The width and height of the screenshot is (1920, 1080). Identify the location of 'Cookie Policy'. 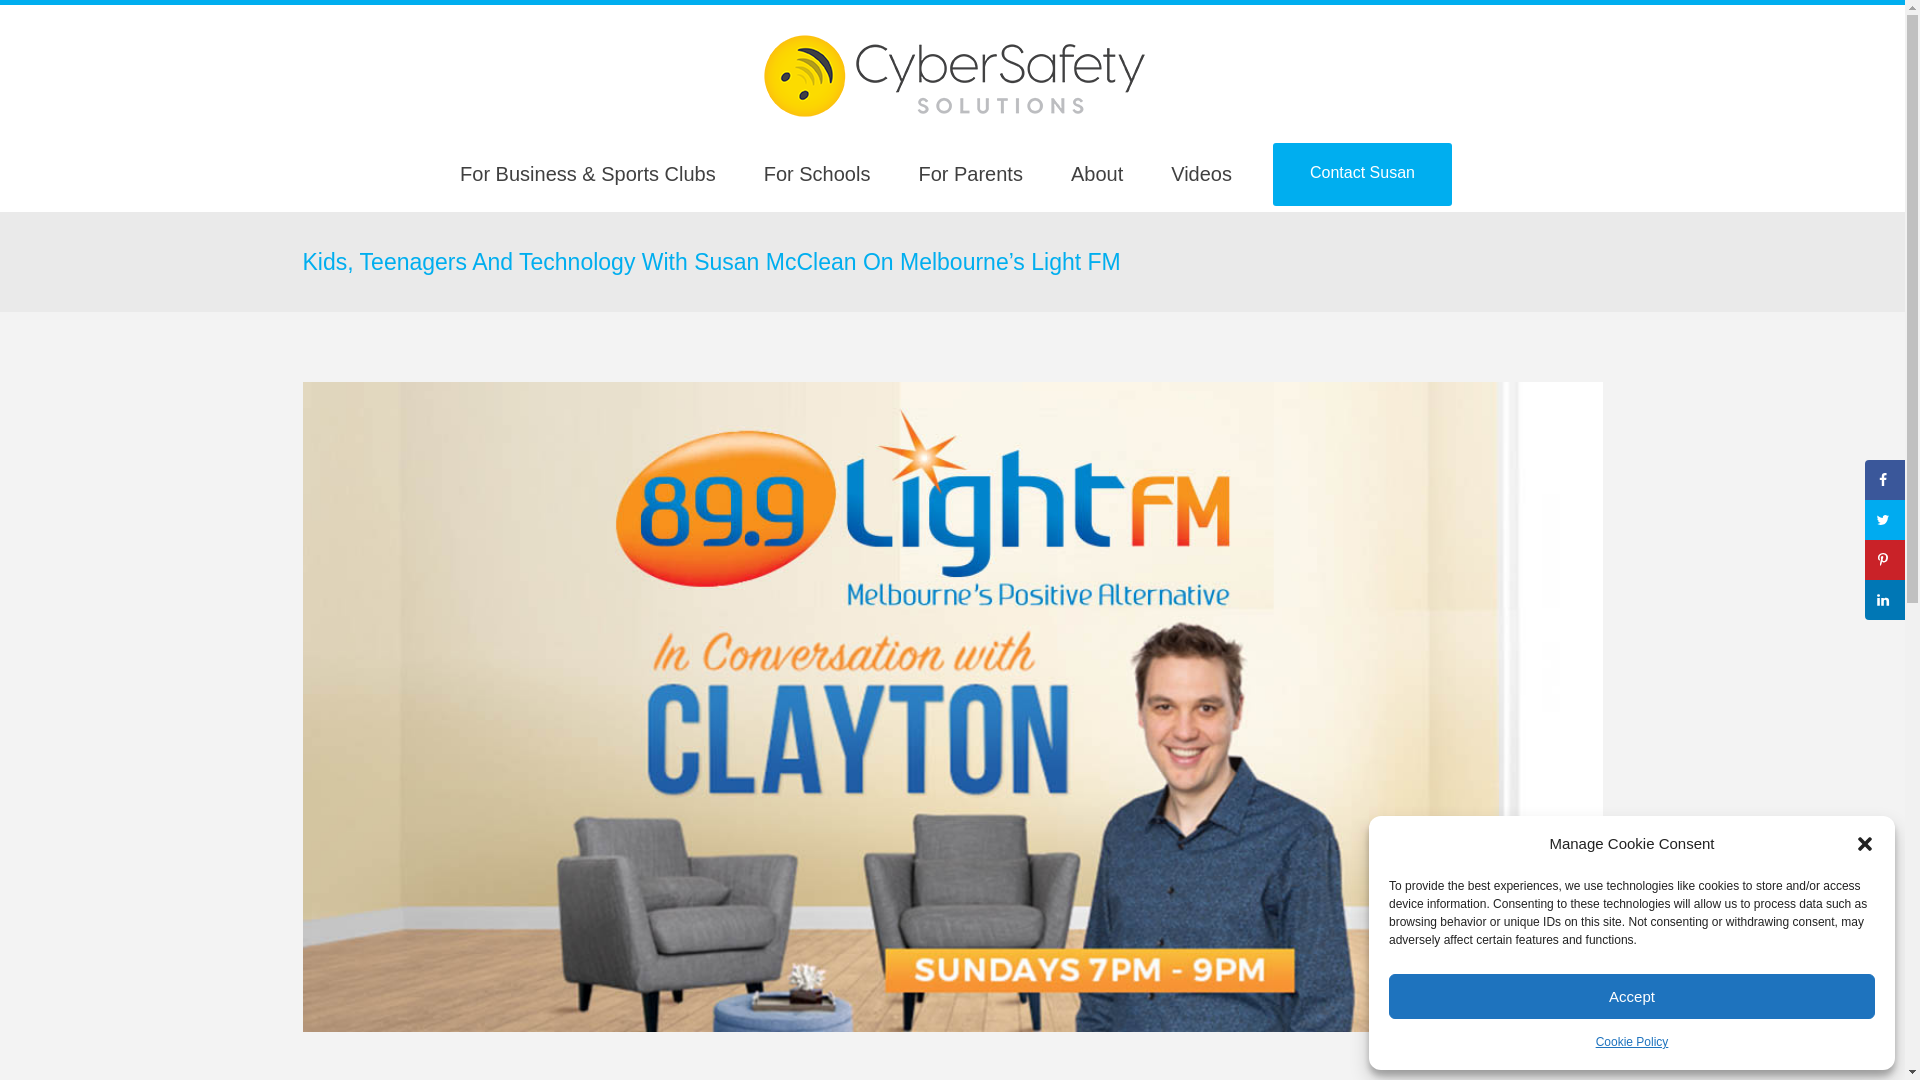
(1632, 1040).